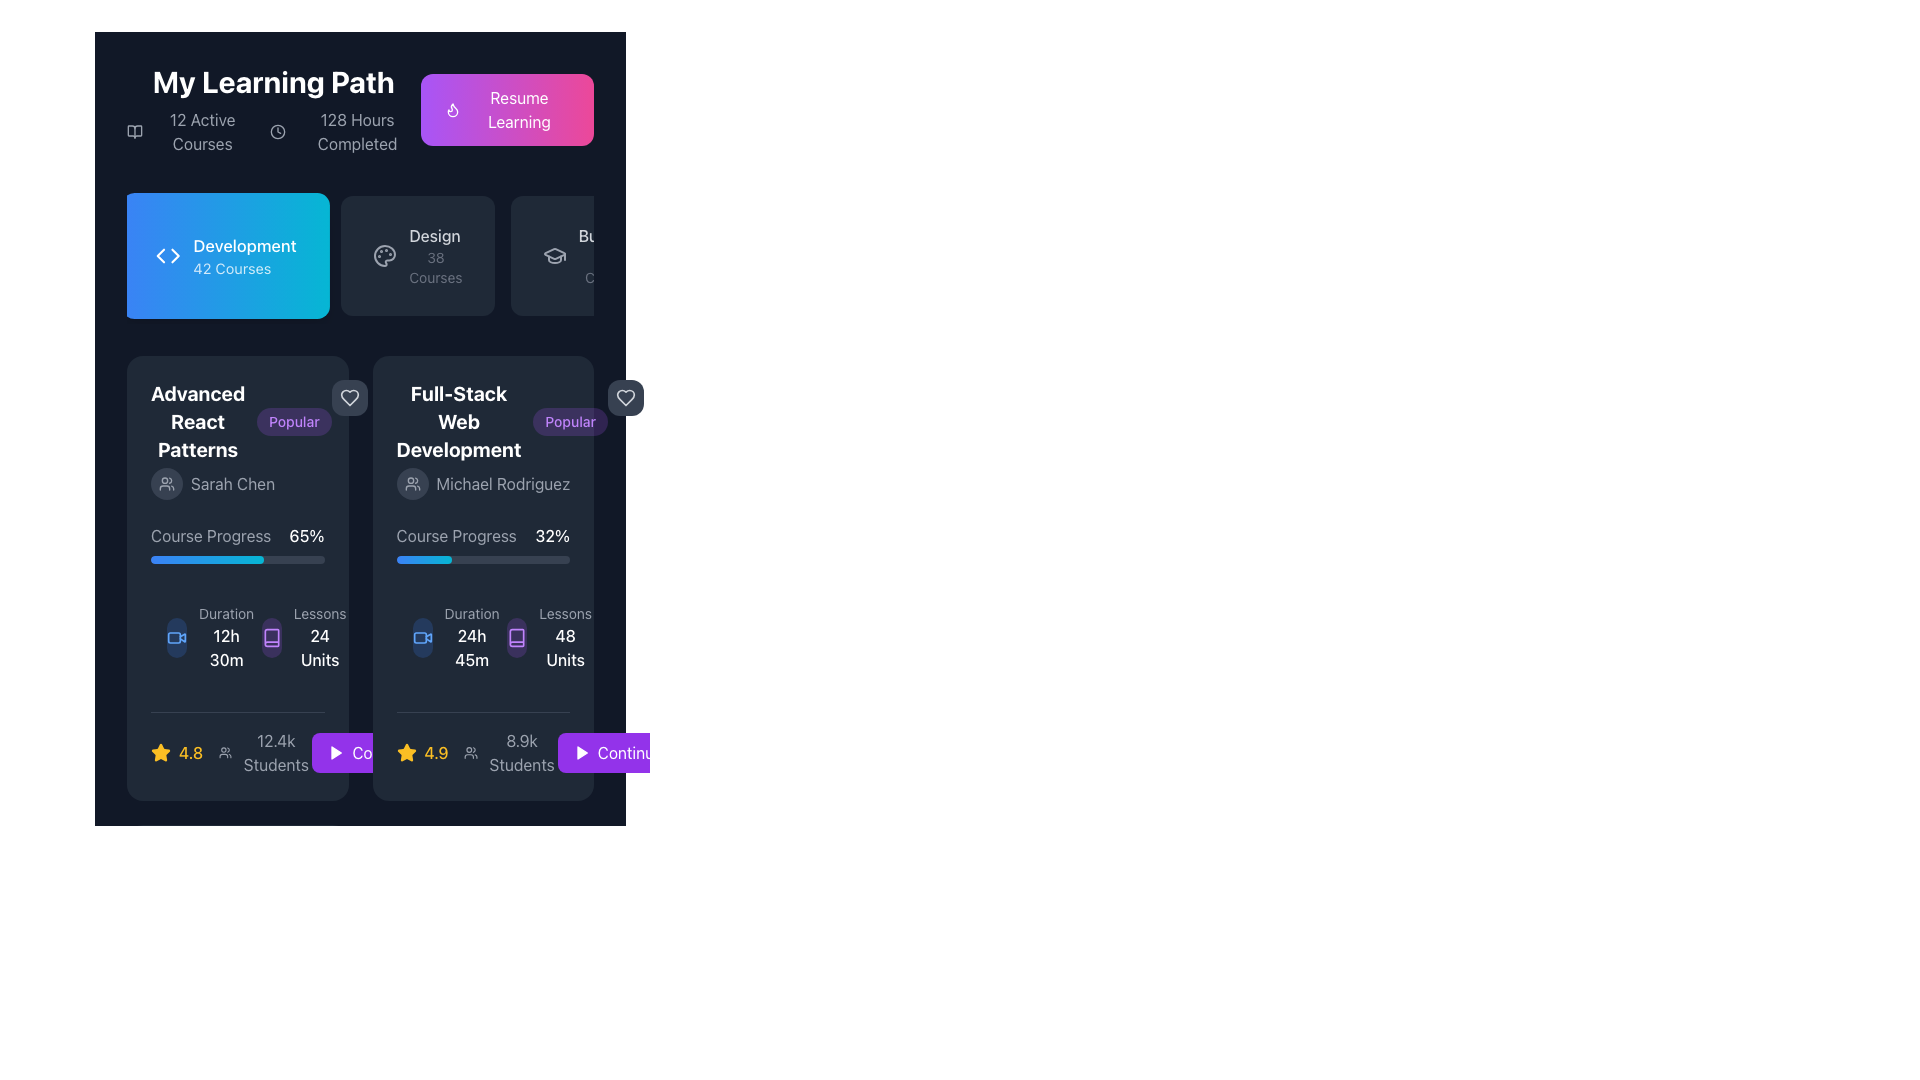  Describe the element at coordinates (592, 254) in the screenshot. I see `the 'Business' related courses button, which is the third option in a horizontal series of buttons` at that location.